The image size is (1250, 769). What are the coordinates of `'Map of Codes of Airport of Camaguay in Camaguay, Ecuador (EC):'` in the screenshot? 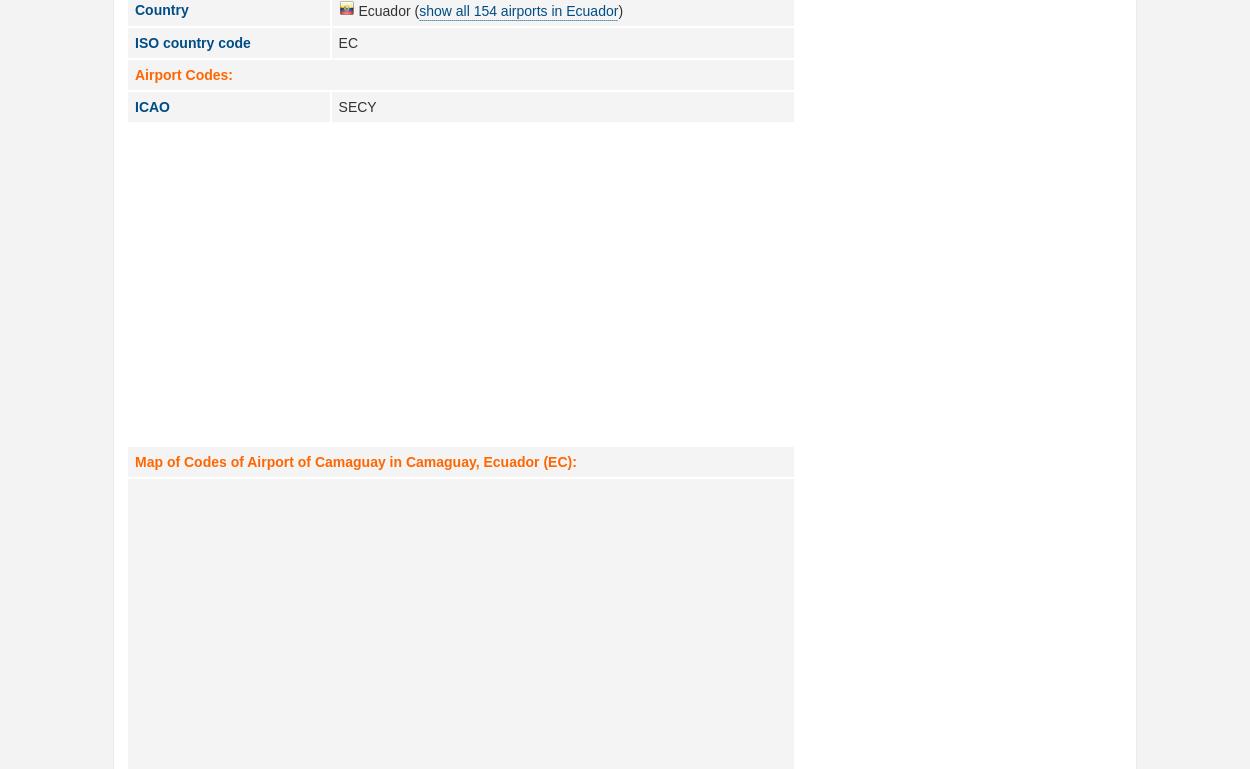 It's located at (135, 462).